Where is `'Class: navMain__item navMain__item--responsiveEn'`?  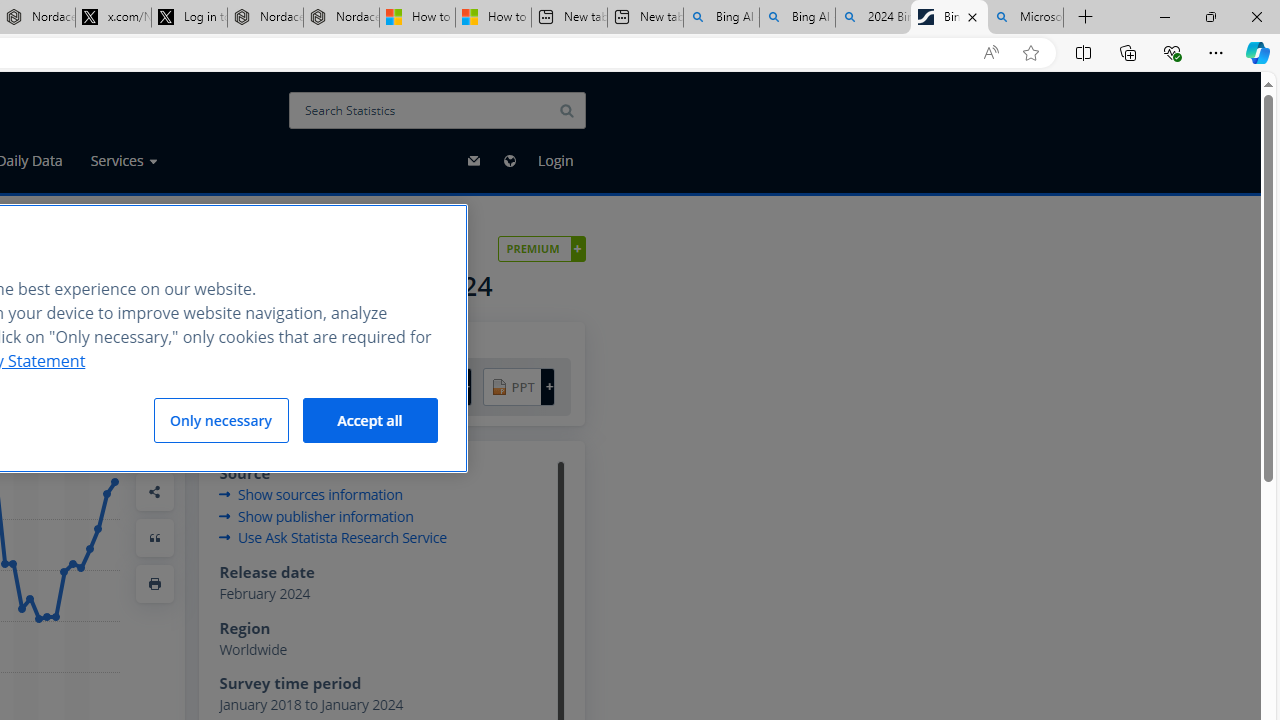 'Class: navMain__item navMain__item--responsiveEn' is located at coordinates (509, 159).